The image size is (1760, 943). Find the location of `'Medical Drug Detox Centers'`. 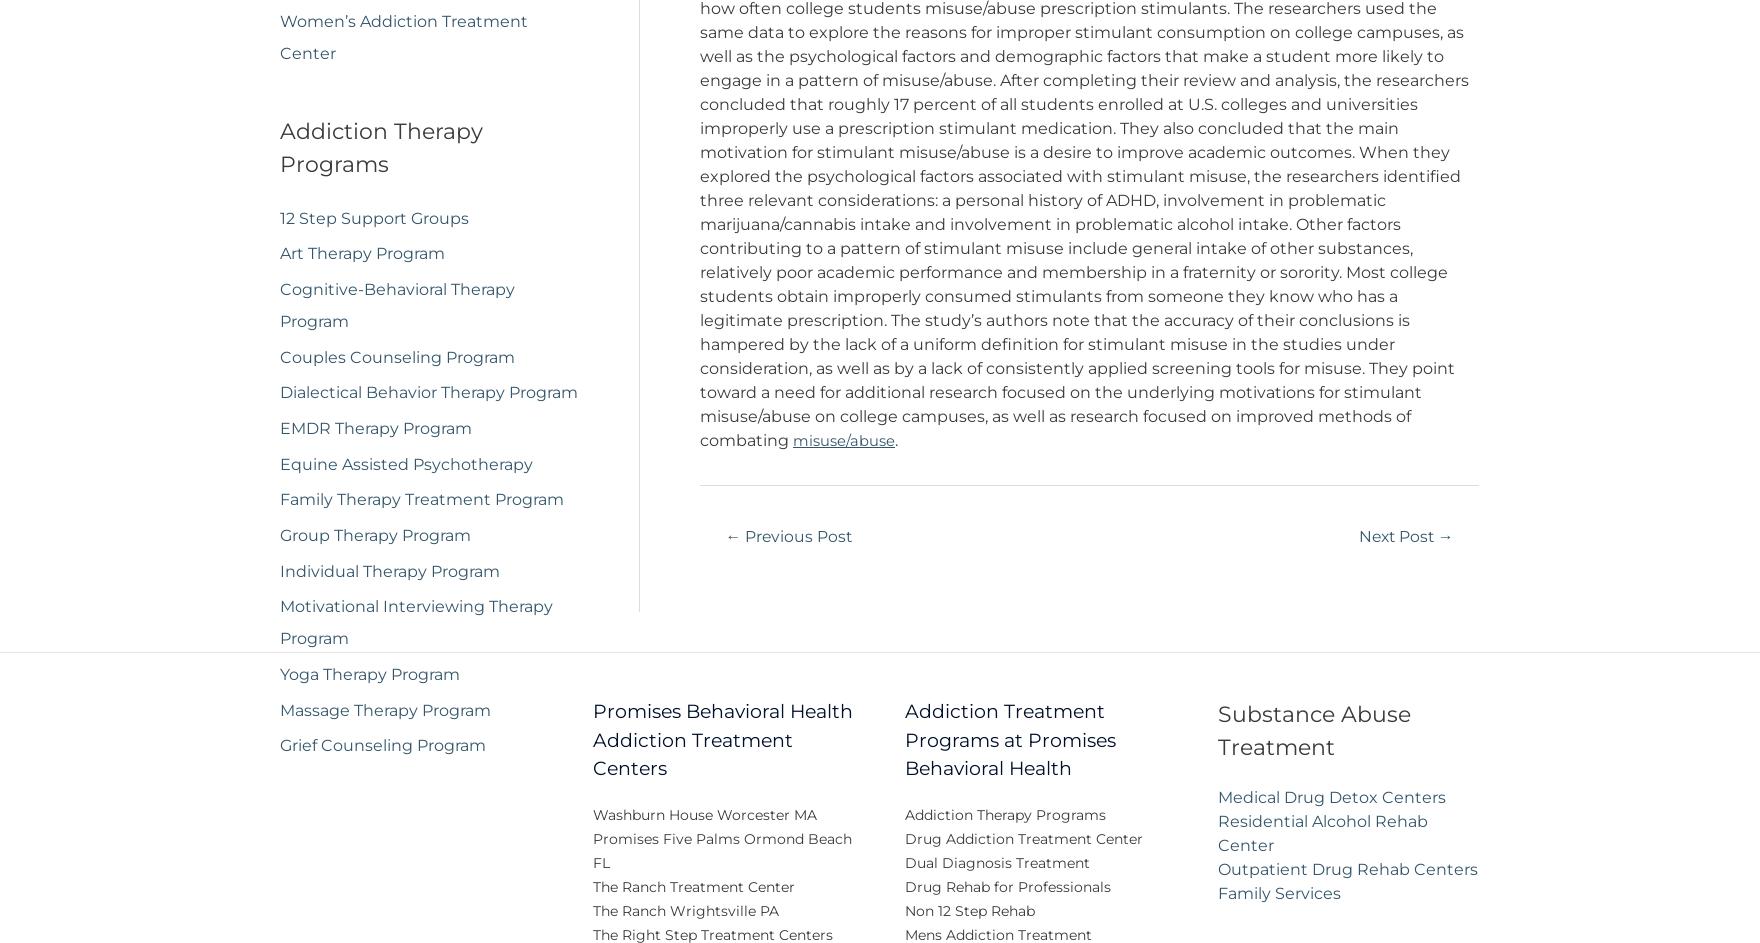

'Medical Drug Detox Centers' is located at coordinates (1331, 810).